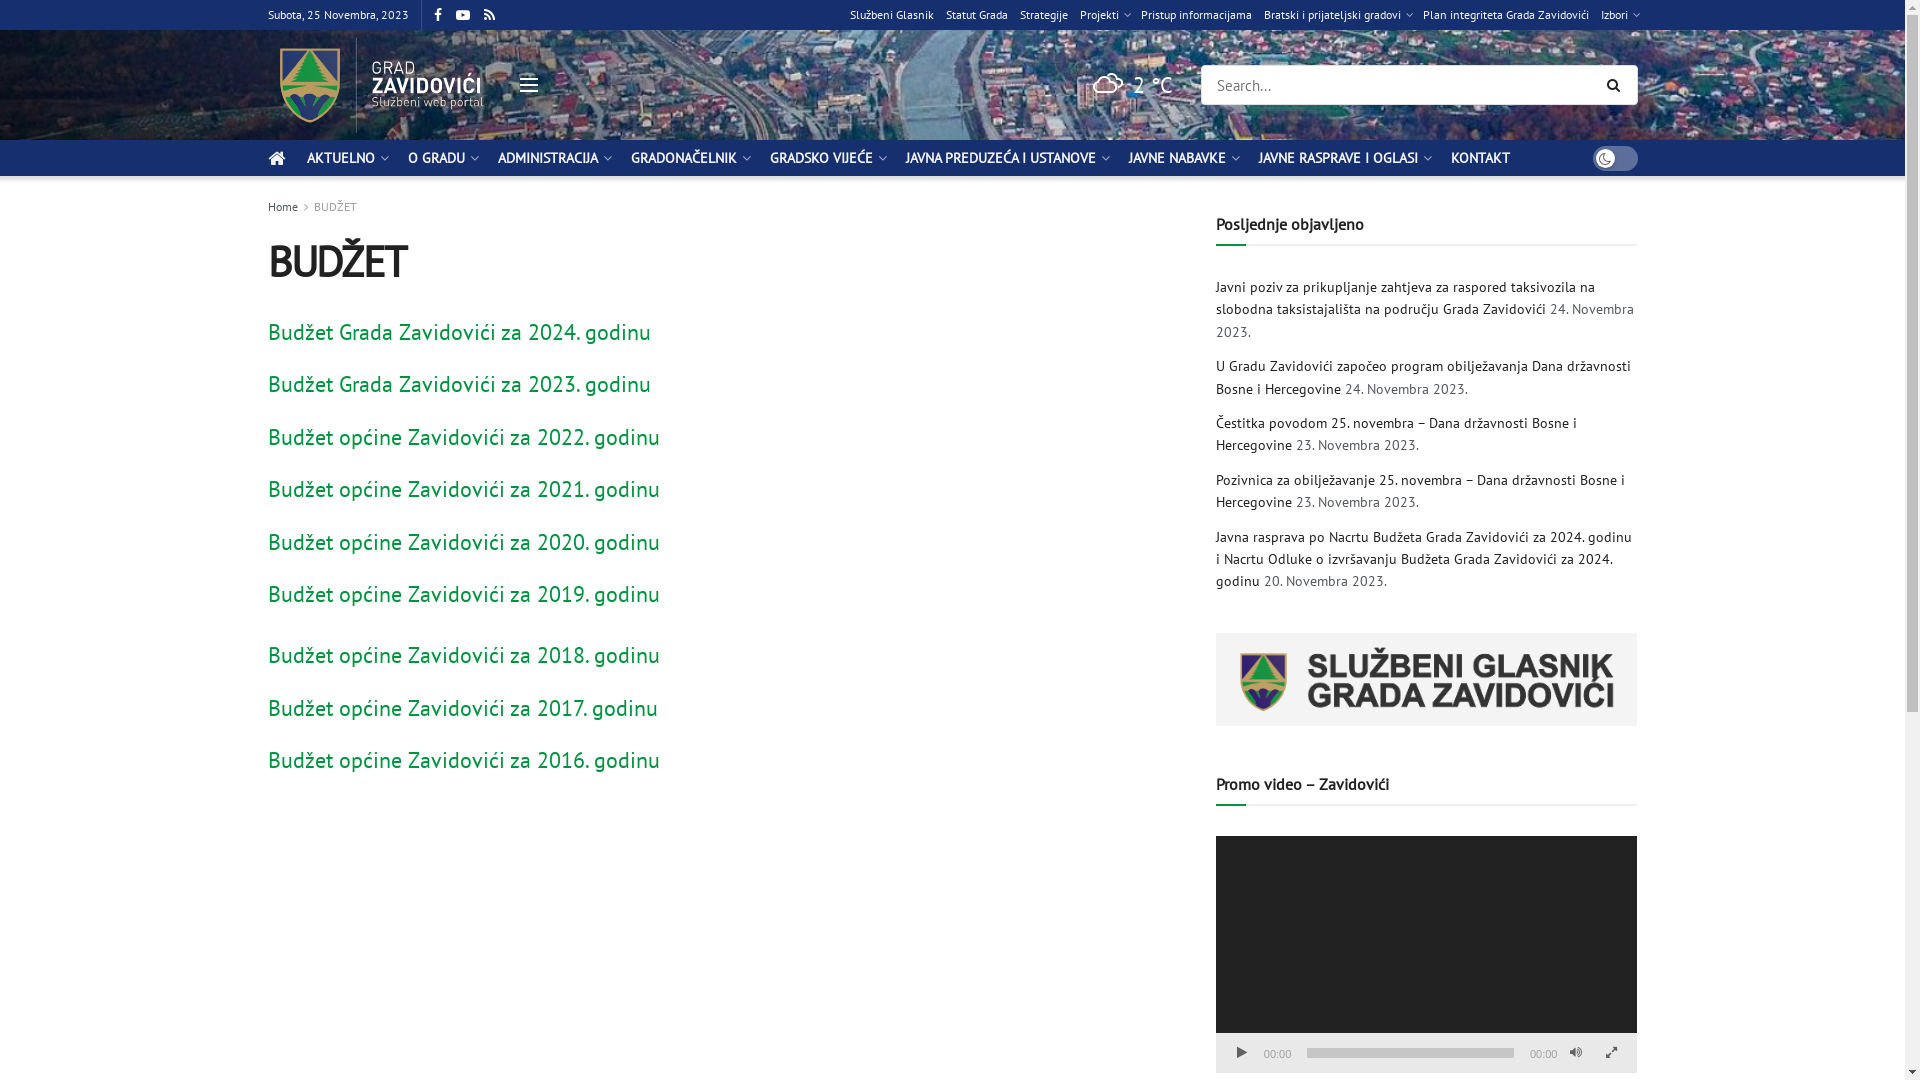 The width and height of the screenshot is (1920, 1080). Describe the element at coordinates (282, 206) in the screenshot. I see `'Home'` at that location.